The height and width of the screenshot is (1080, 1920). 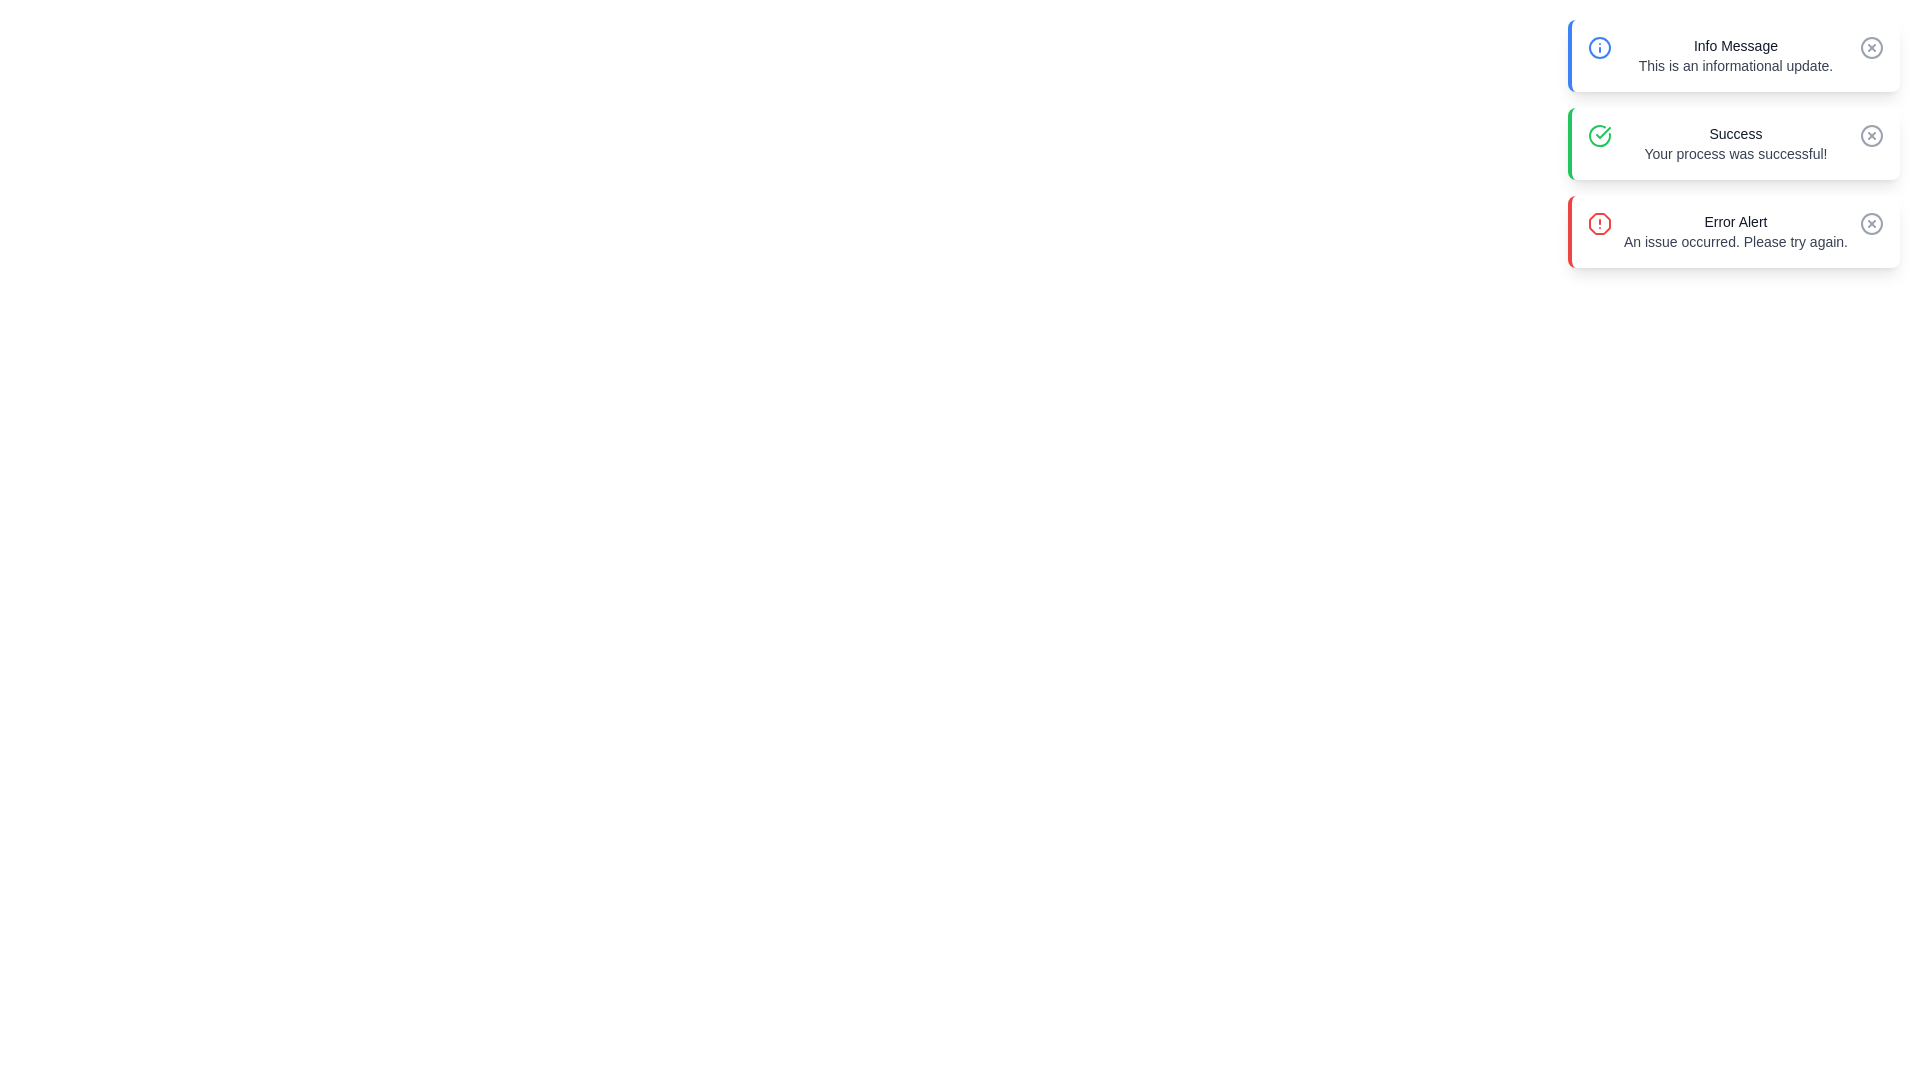 I want to click on the Text label that indicates the successful state of an operation, located at the top section of the green-bordered notification card in the middle of the three stacked cards on the right side of the interface, so click(x=1734, y=134).